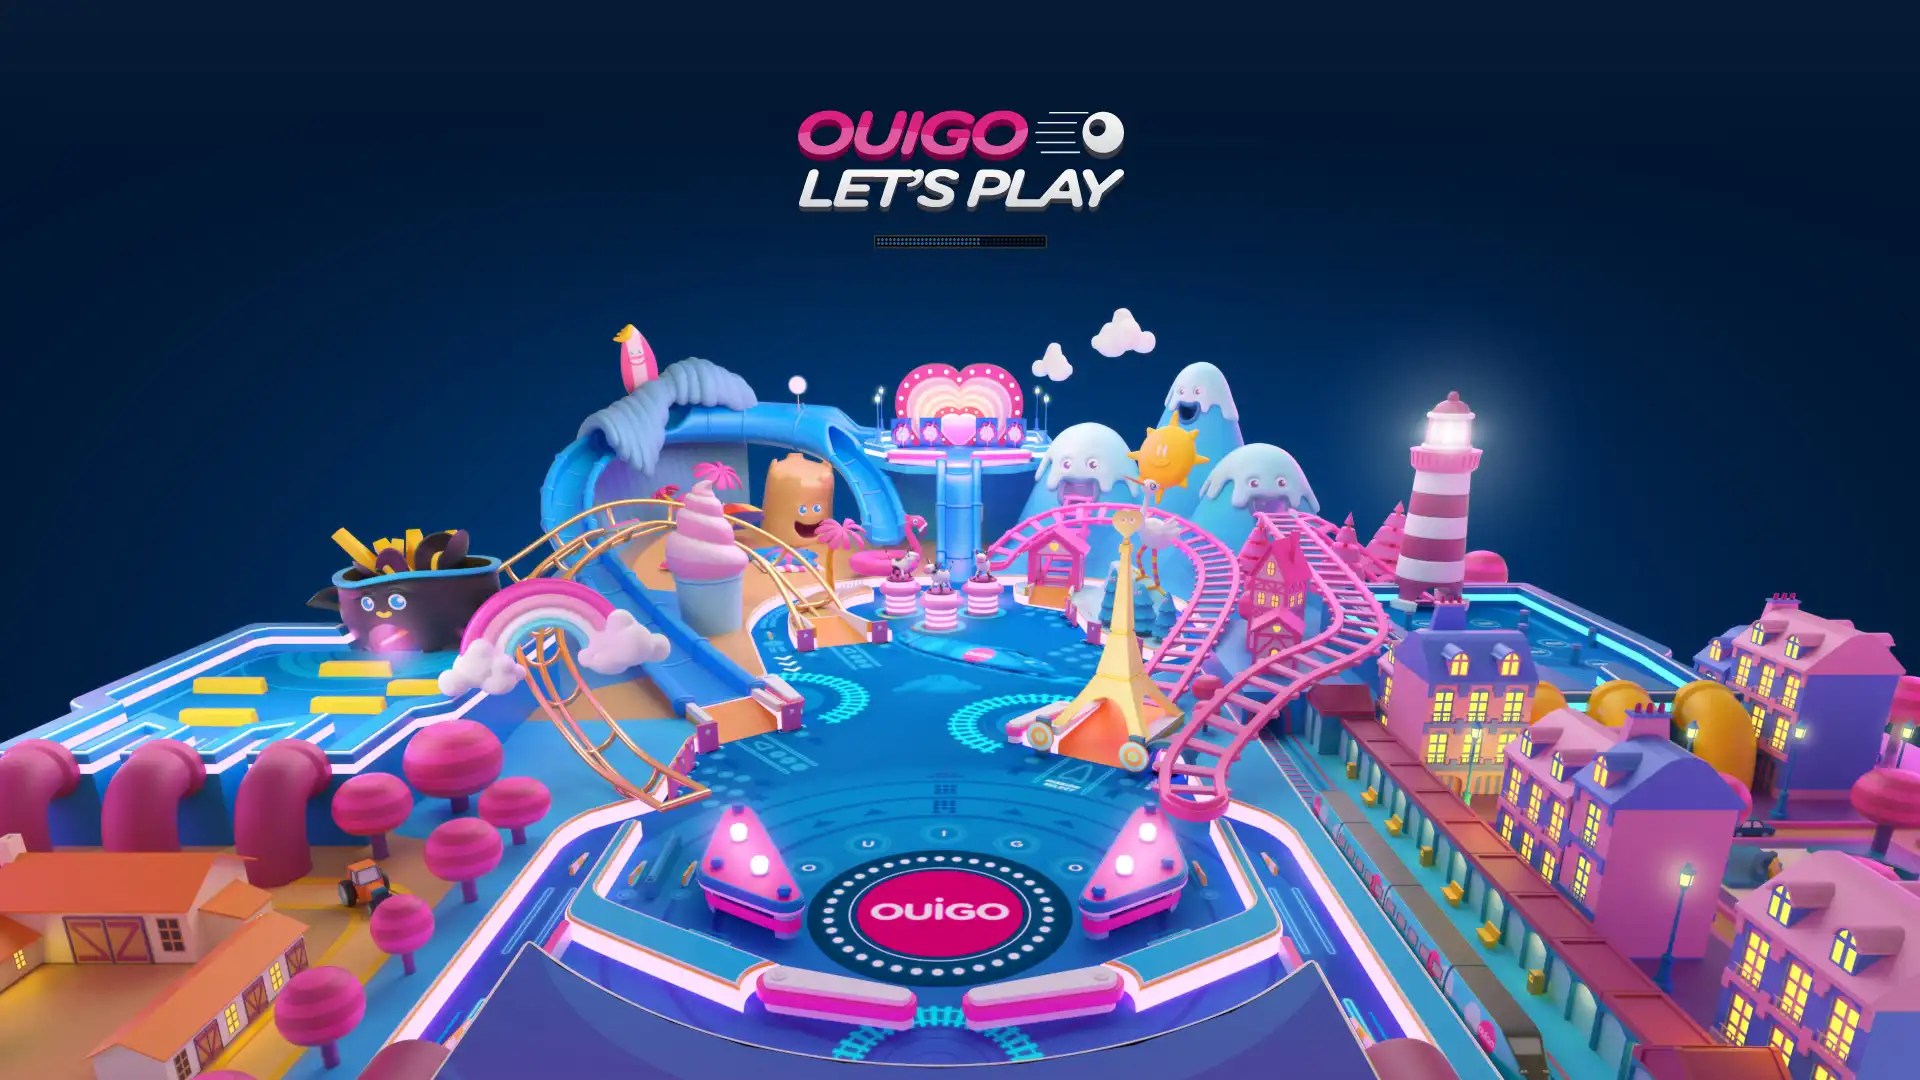 The width and height of the screenshot is (1920, 1080). What do you see at coordinates (960, 1050) in the screenshot?
I see `CLASSEMENT` at bounding box center [960, 1050].